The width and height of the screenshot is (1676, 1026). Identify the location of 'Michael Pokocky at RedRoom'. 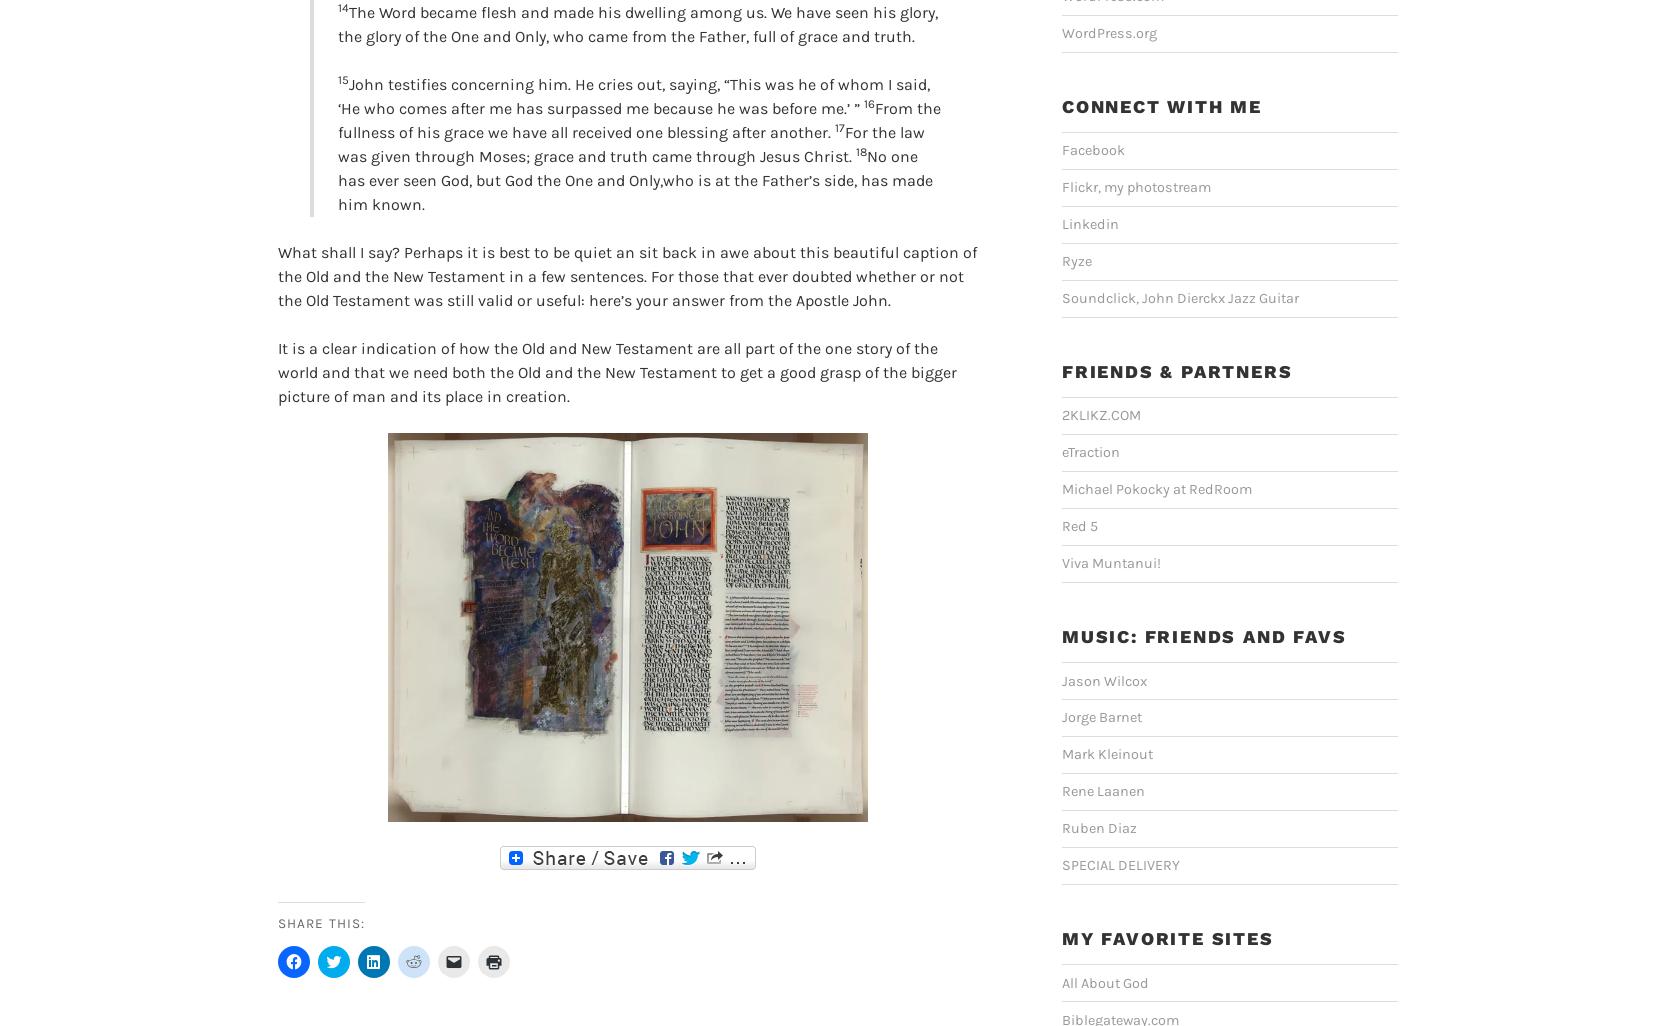
(1061, 488).